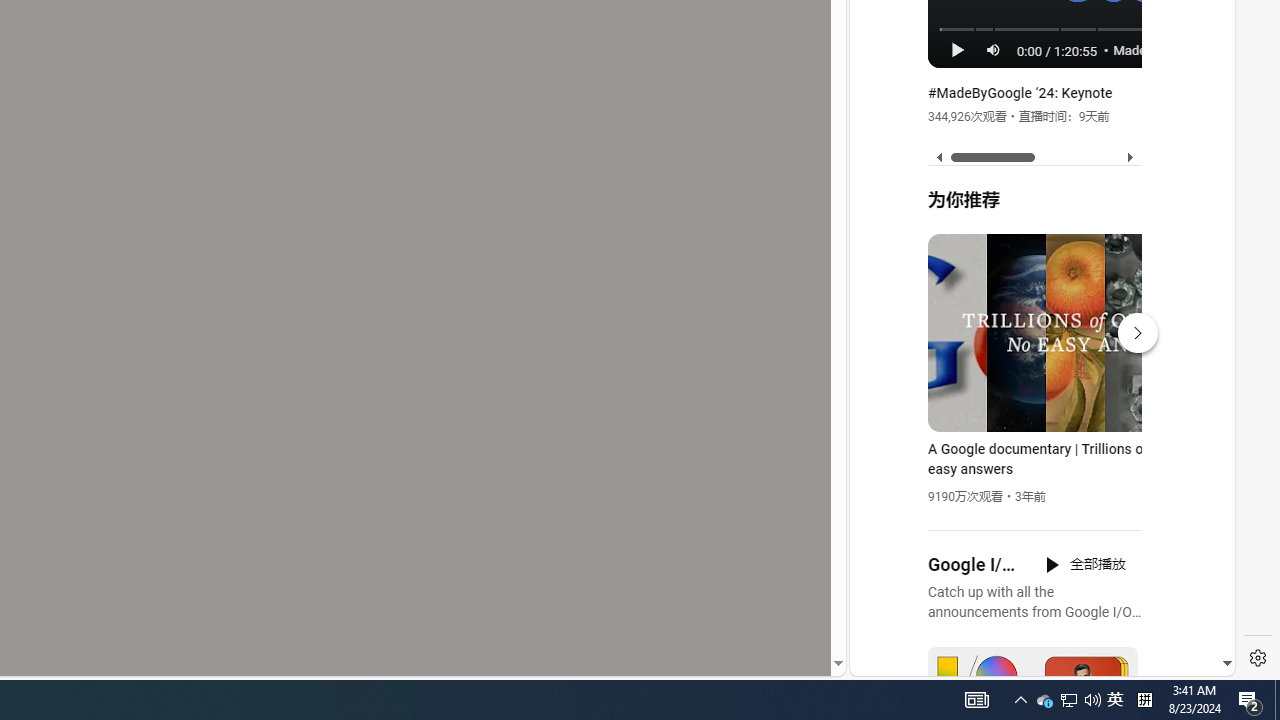 This screenshot has height=720, width=1280. Describe the element at coordinates (1131, 442) in the screenshot. I see `'Actions for this site'` at that location.